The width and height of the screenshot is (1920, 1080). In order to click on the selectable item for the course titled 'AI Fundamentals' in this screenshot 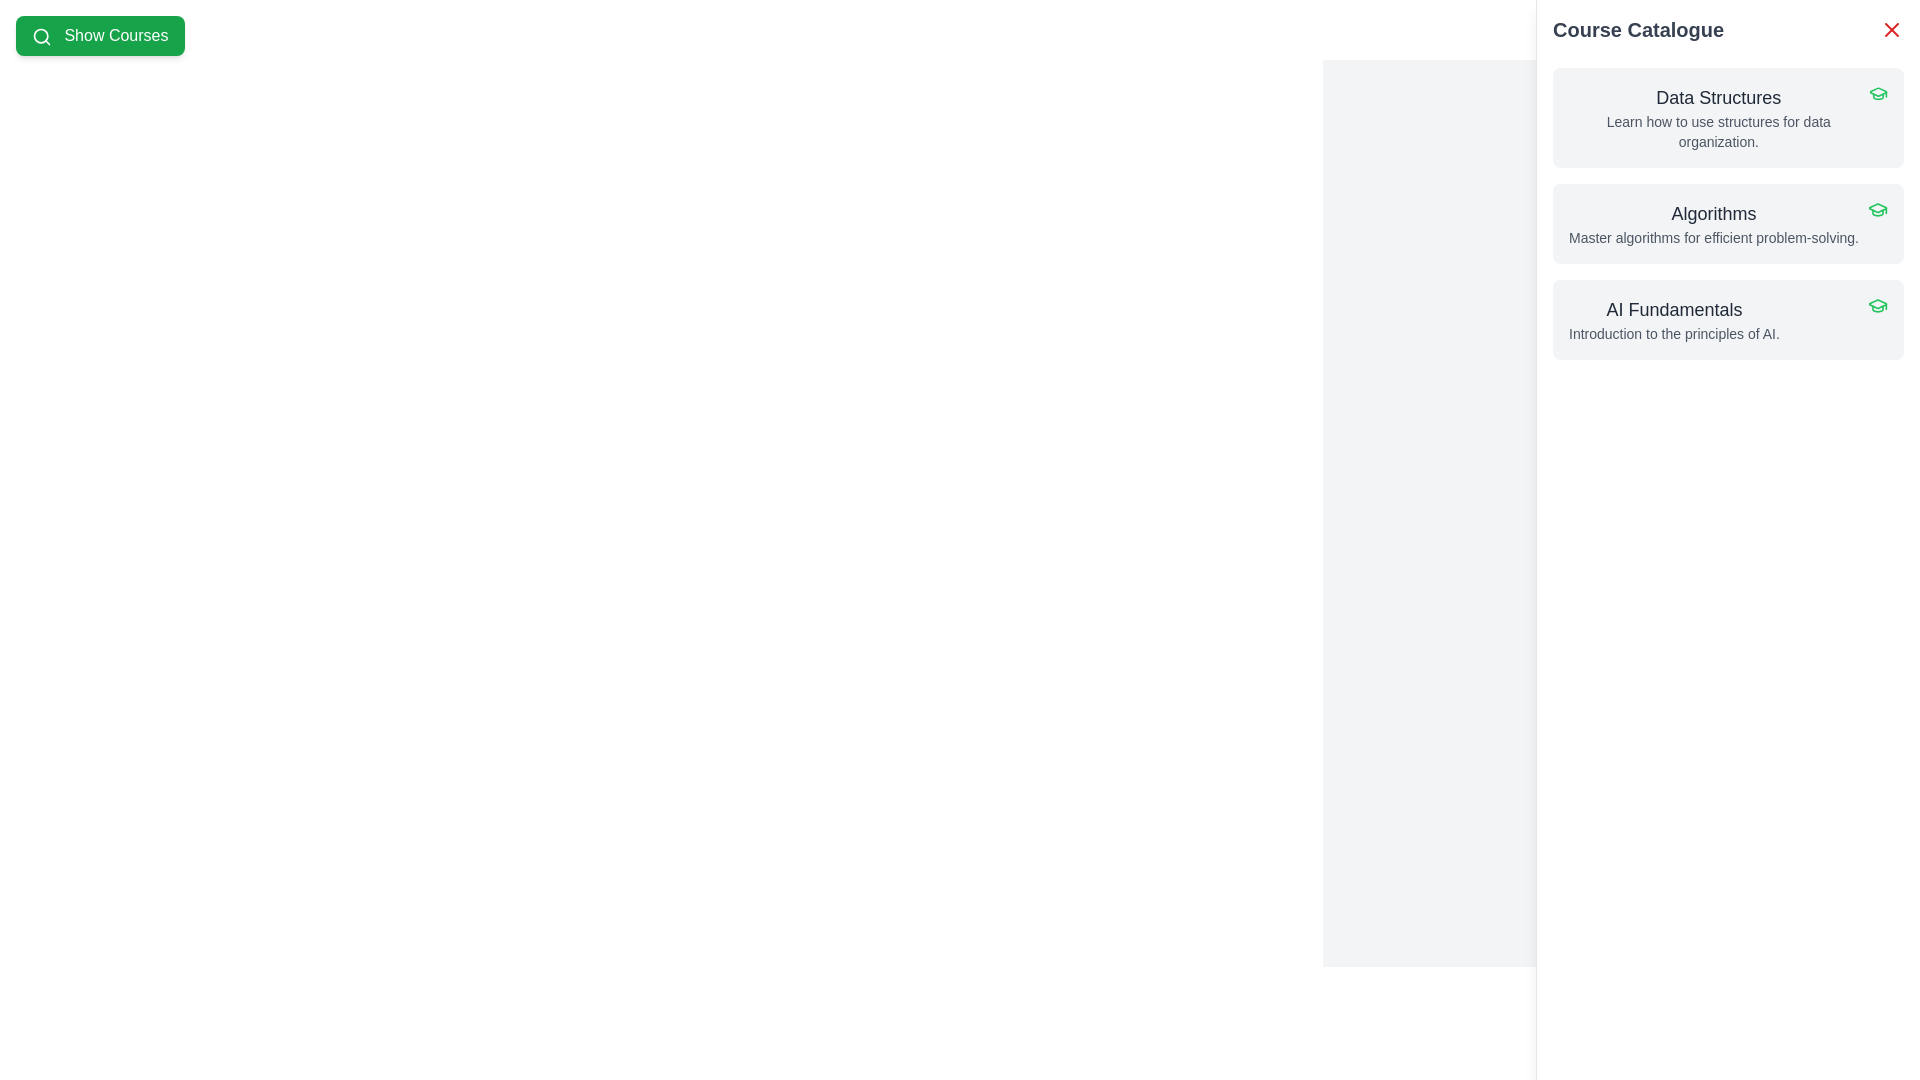, I will do `click(1727, 319)`.